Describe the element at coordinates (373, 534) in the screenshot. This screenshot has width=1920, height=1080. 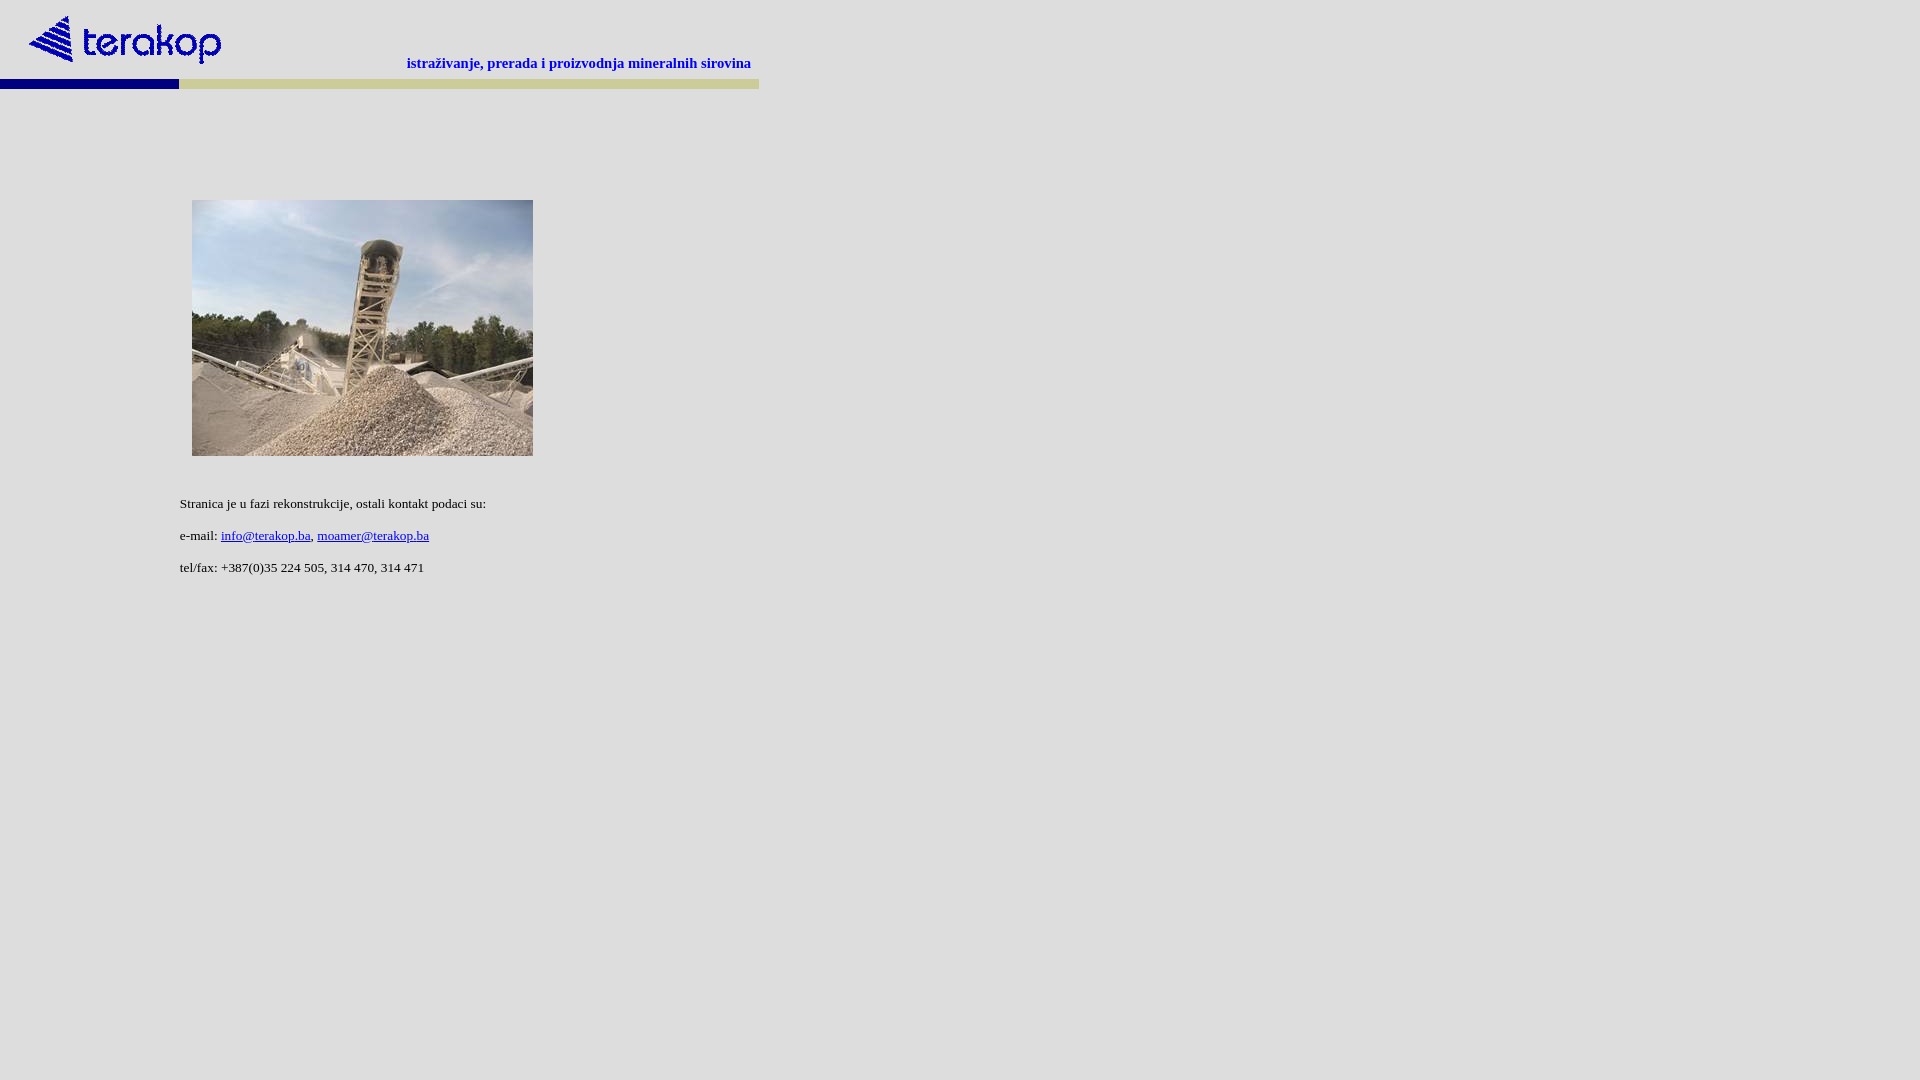
I see `'moamer@terakop.ba'` at that location.